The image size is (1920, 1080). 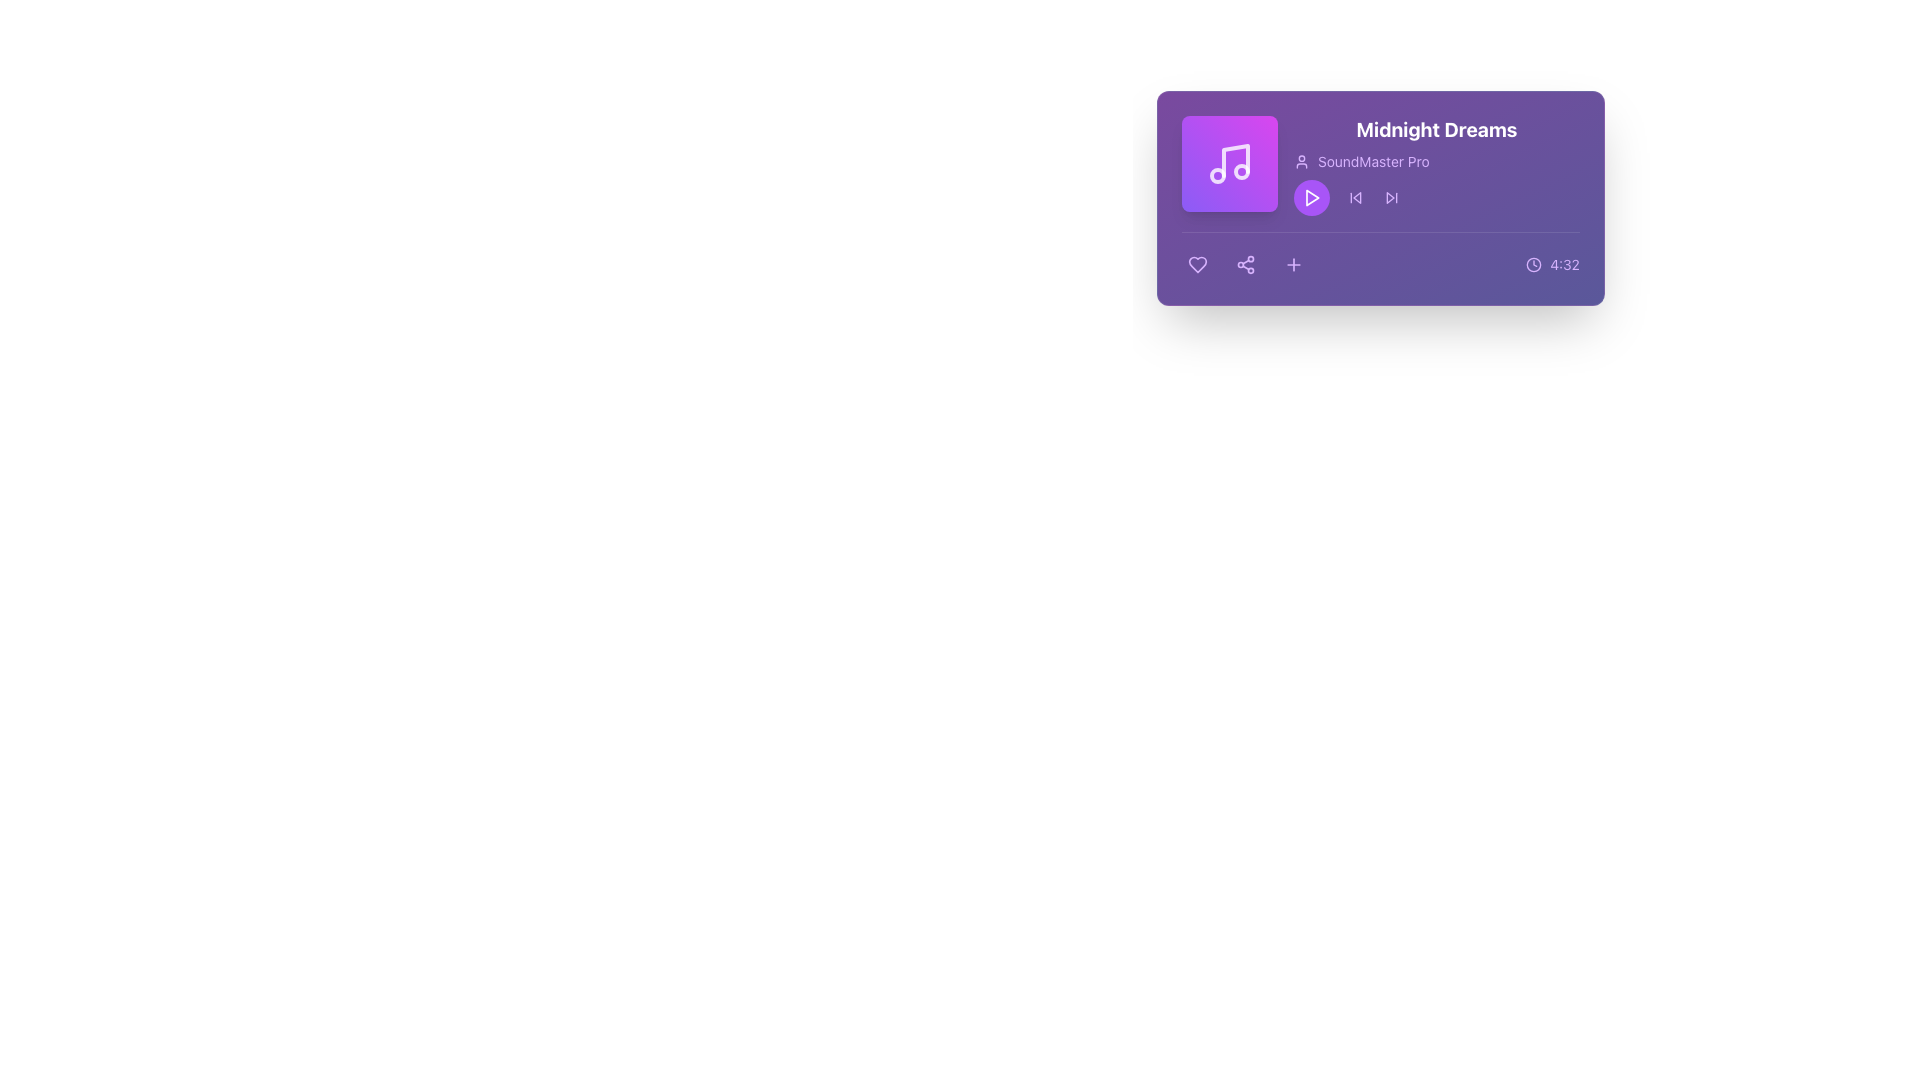 I want to click on the 'Previous Track' button located between the 'Play' and 'Next' buttons in the control panel at the center bottom of the card, so click(x=1356, y=197).